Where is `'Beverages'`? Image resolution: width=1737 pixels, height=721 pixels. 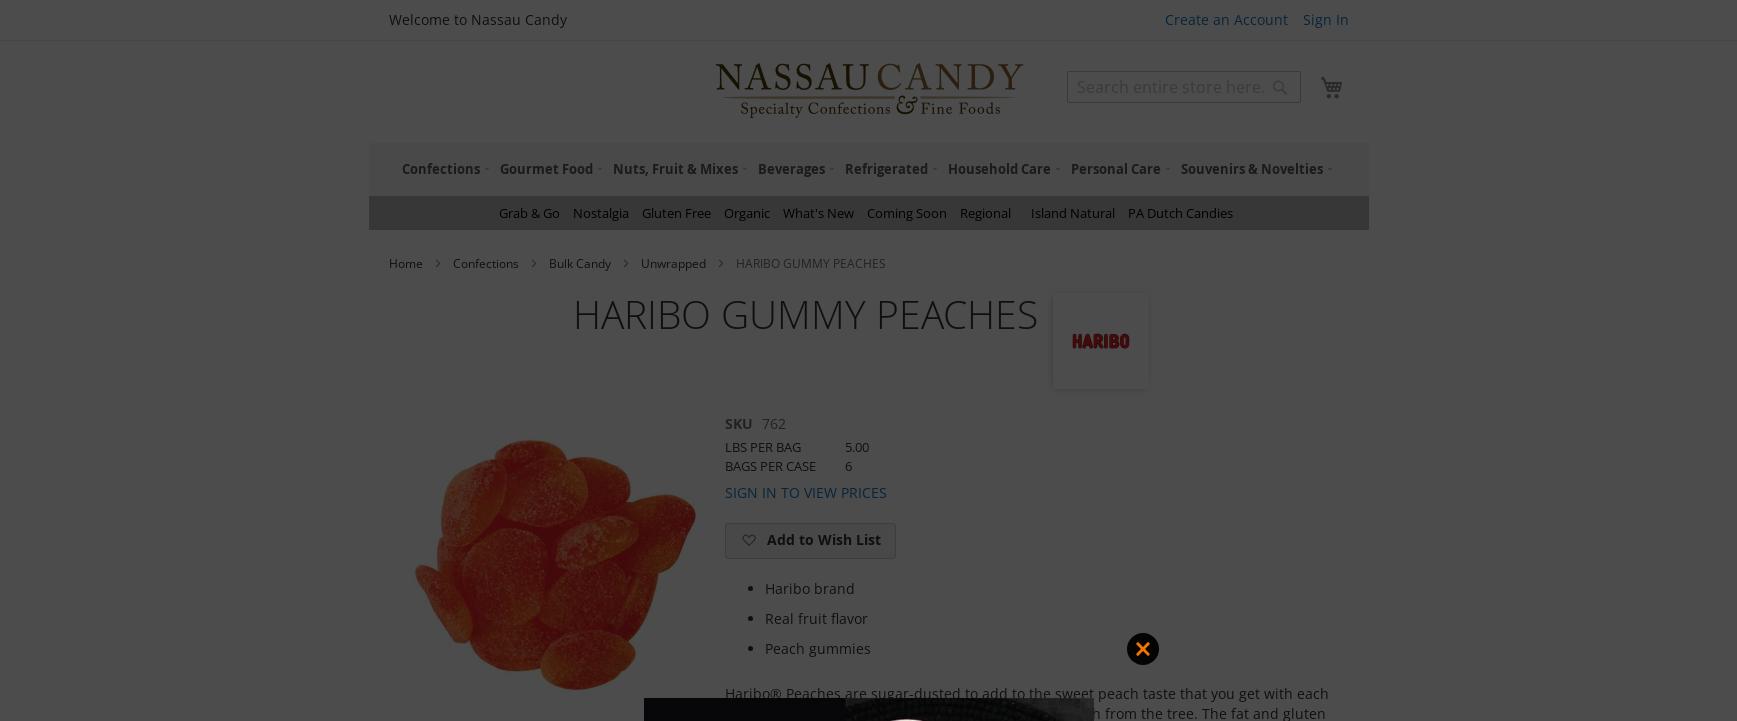
'Beverages' is located at coordinates (790, 168).